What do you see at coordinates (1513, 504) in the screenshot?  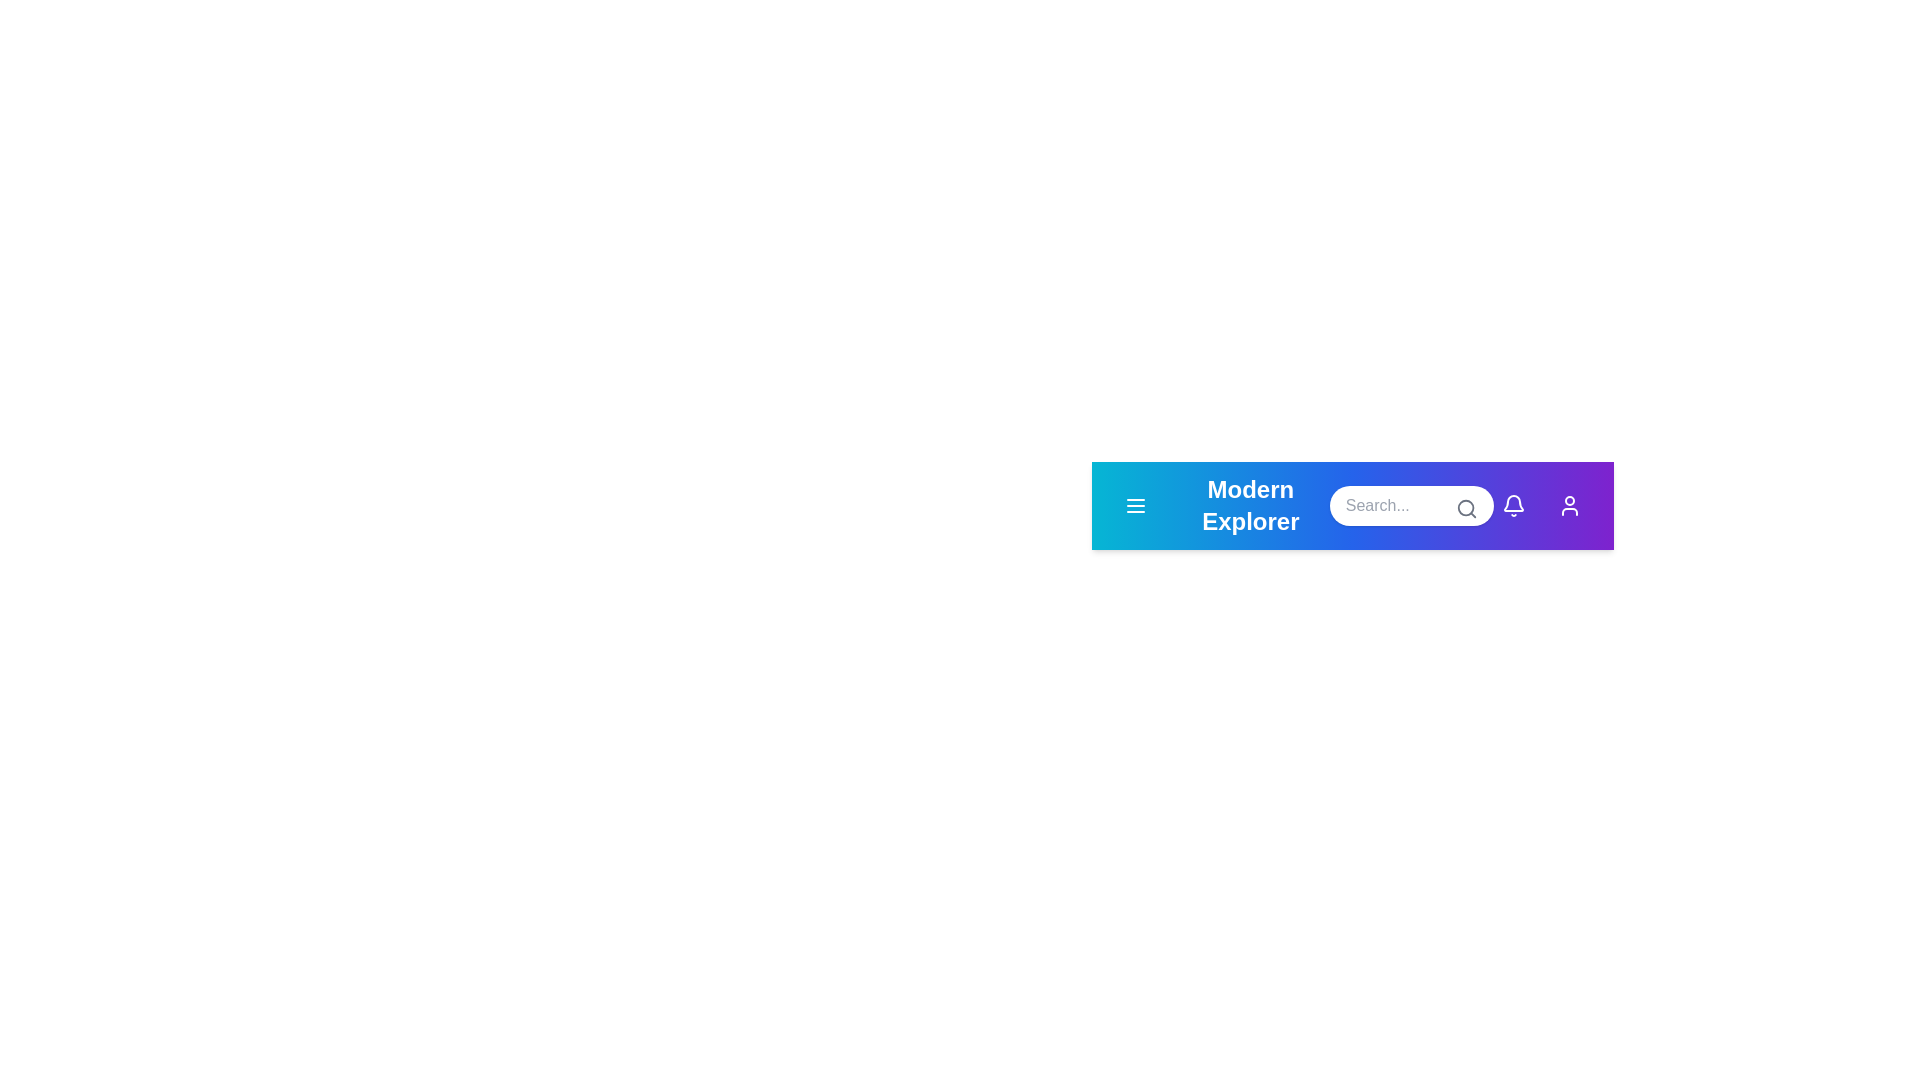 I see `the notification icon to view notifications` at bounding box center [1513, 504].